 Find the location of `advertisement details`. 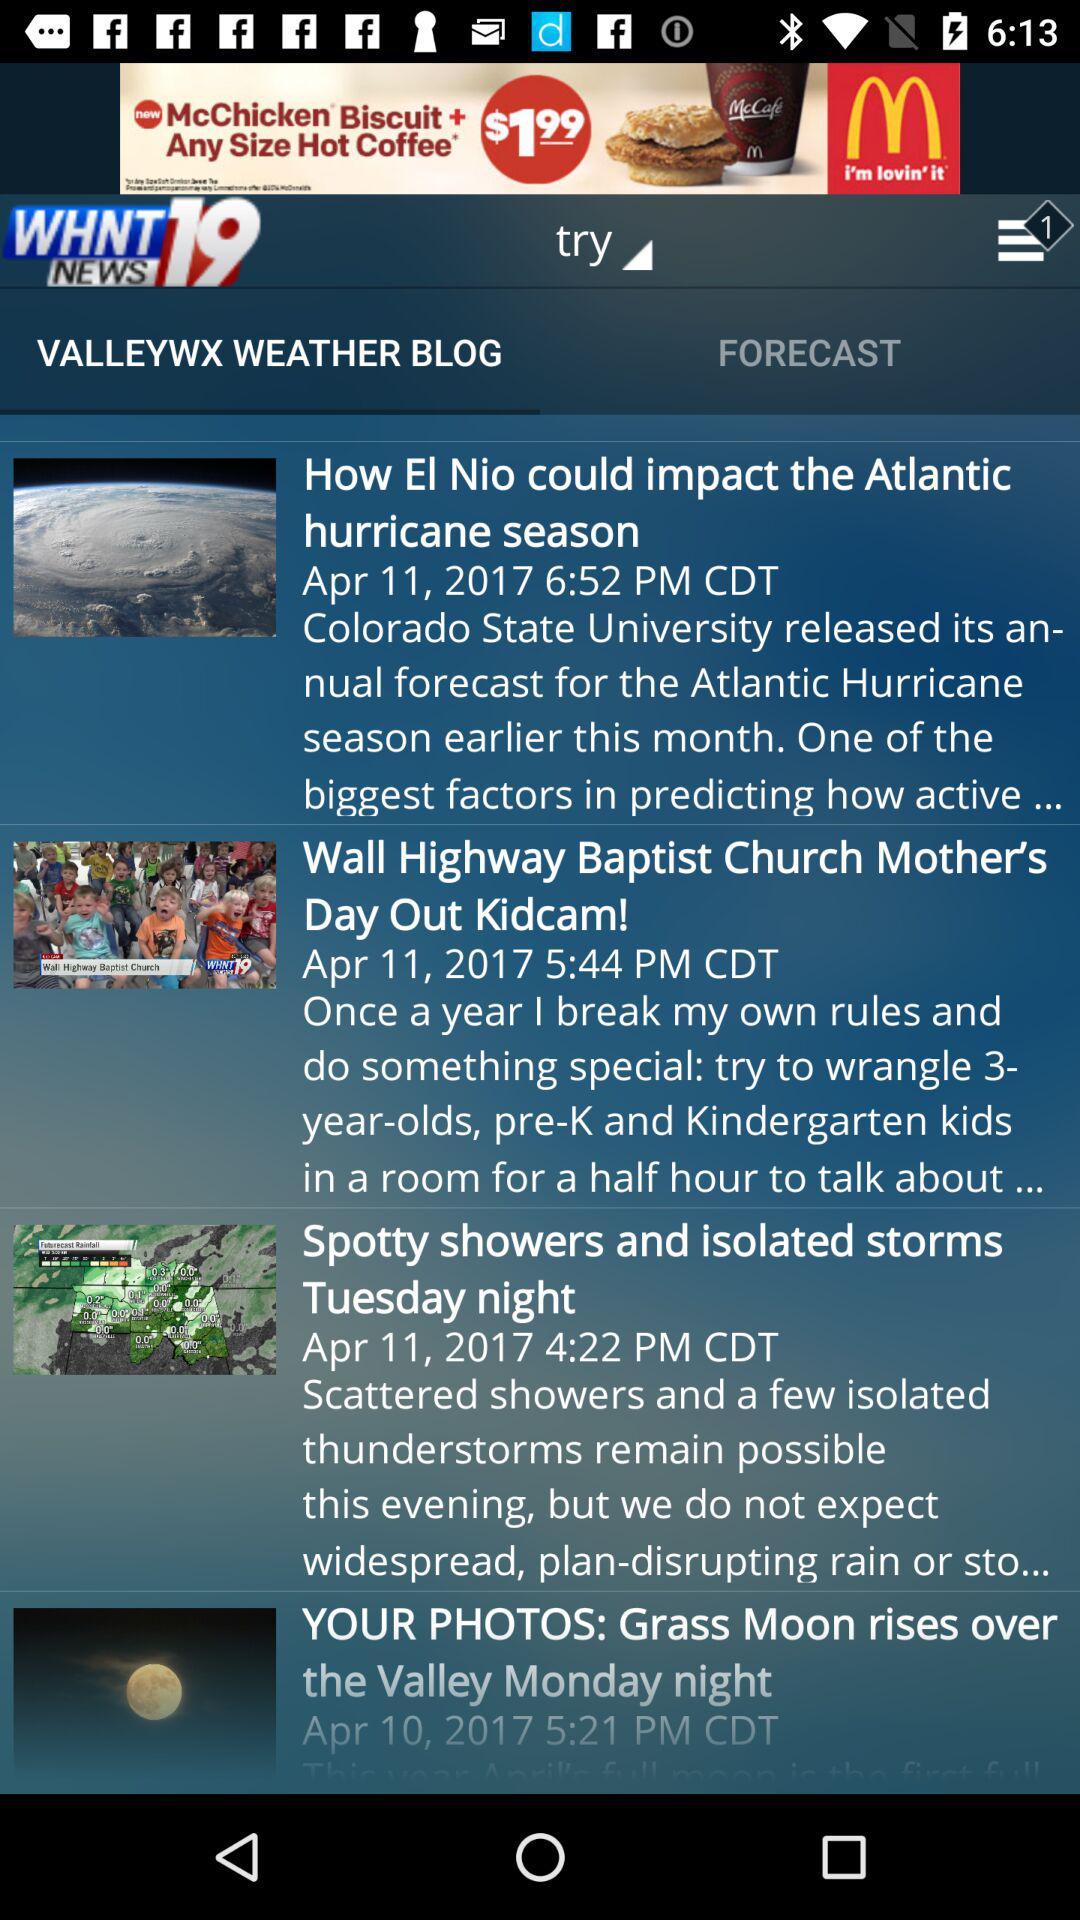

advertisement details is located at coordinates (540, 127).